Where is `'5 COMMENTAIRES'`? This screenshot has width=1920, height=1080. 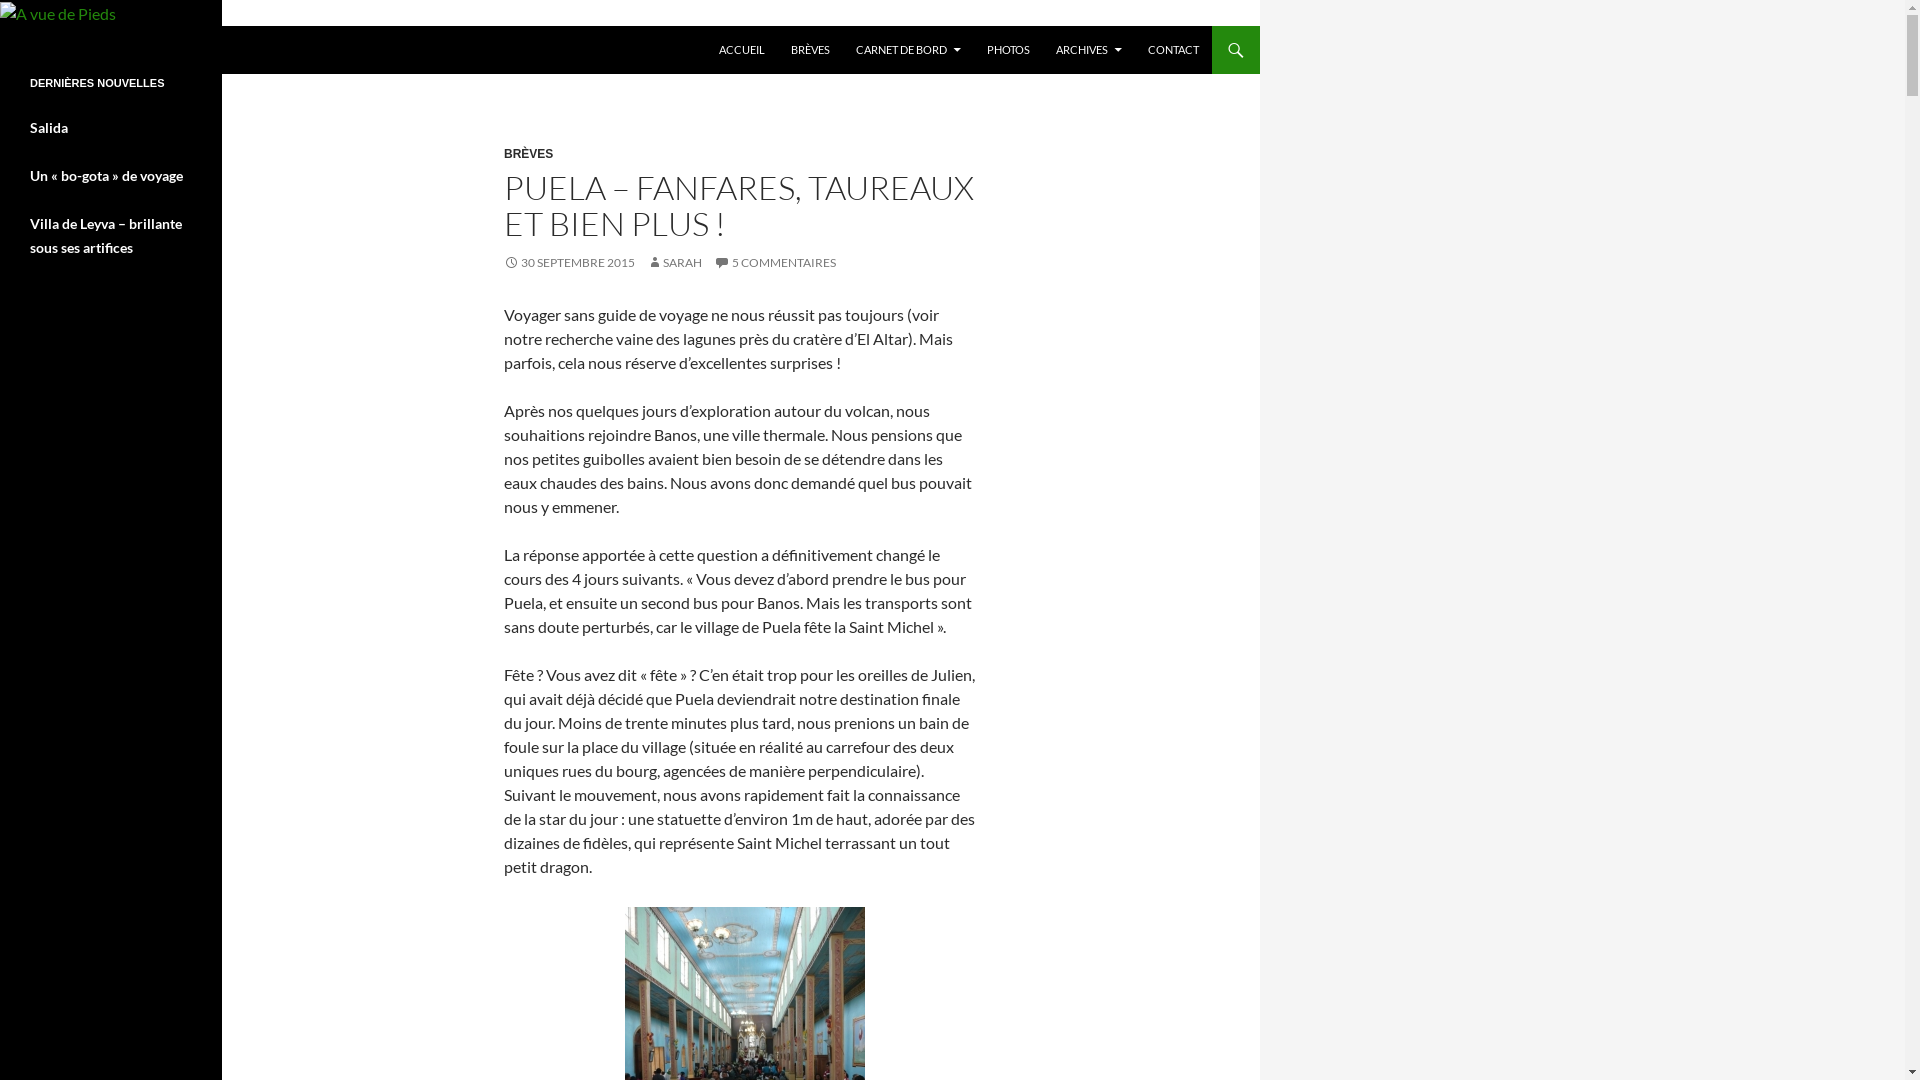
'5 COMMENTAIRES' is located at coordinates (773, 261).